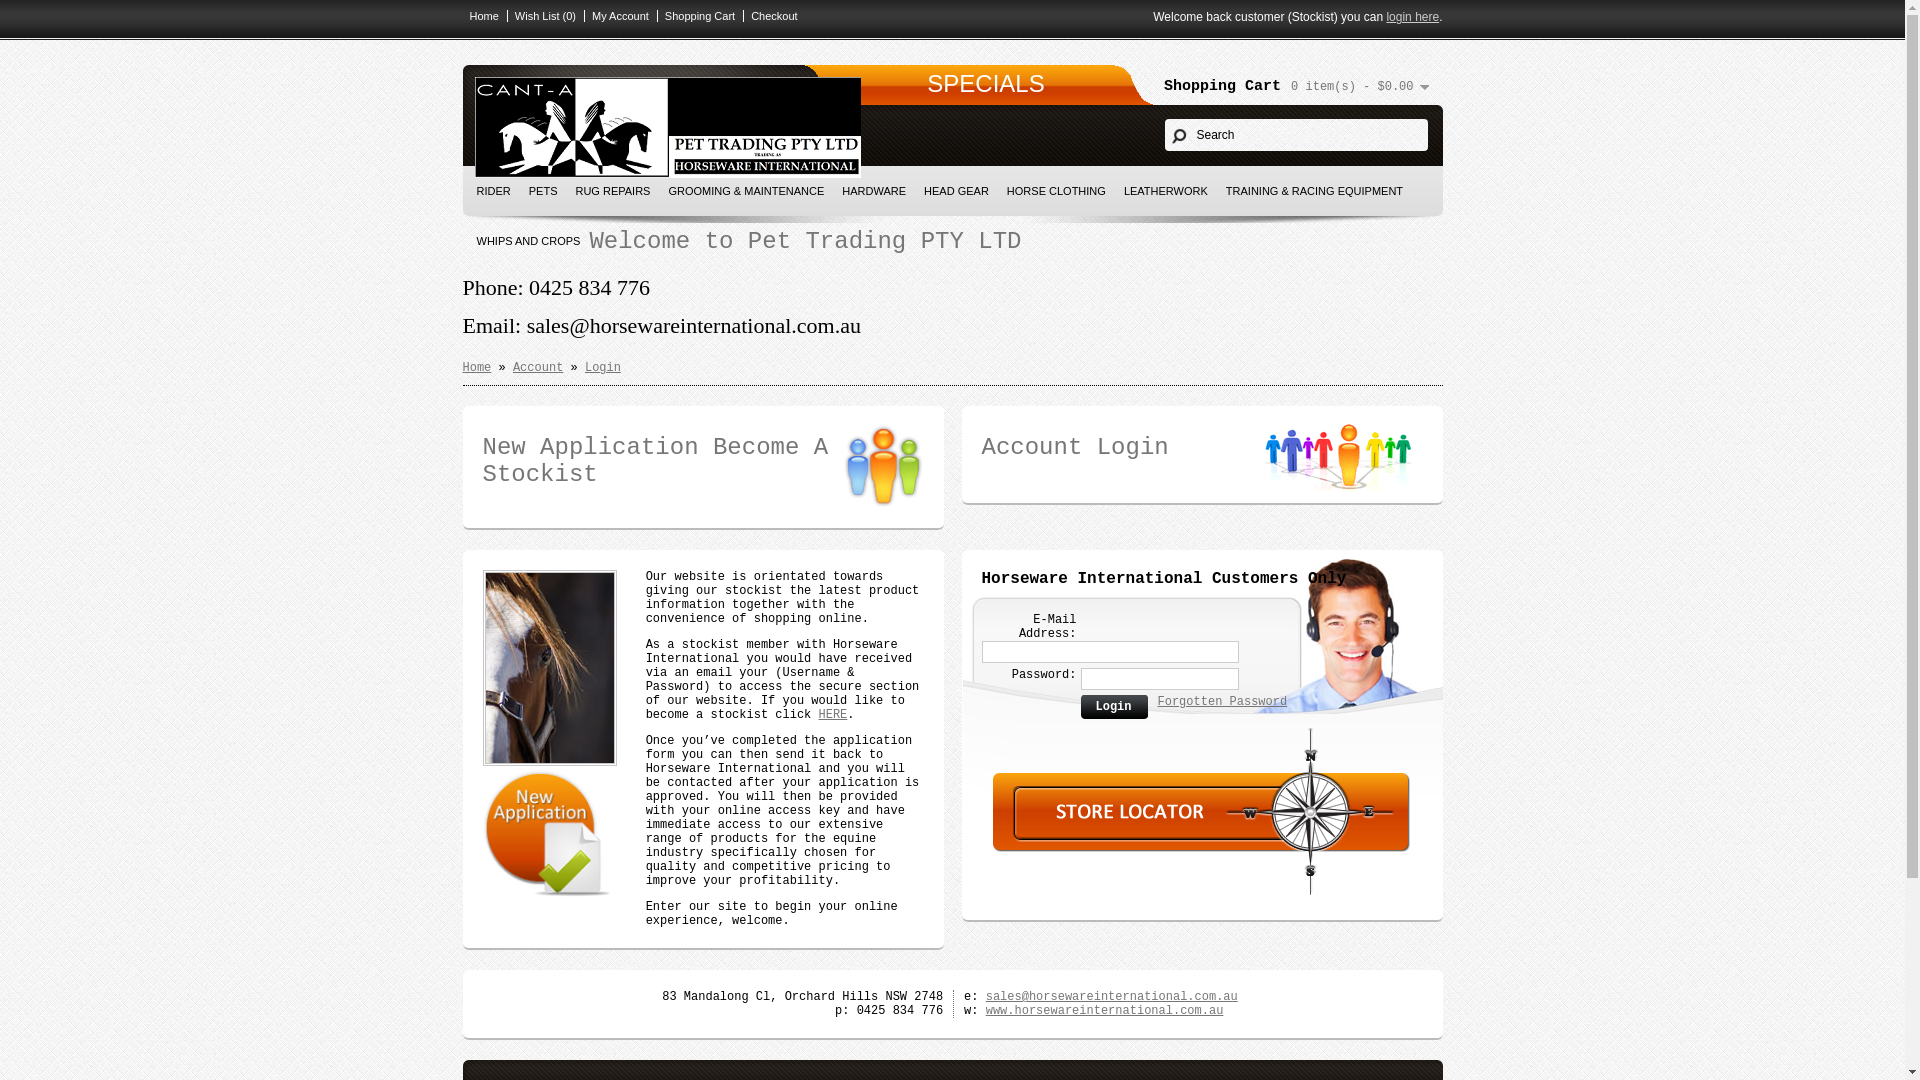  I want to click on 'My Account', so click(615, 15).